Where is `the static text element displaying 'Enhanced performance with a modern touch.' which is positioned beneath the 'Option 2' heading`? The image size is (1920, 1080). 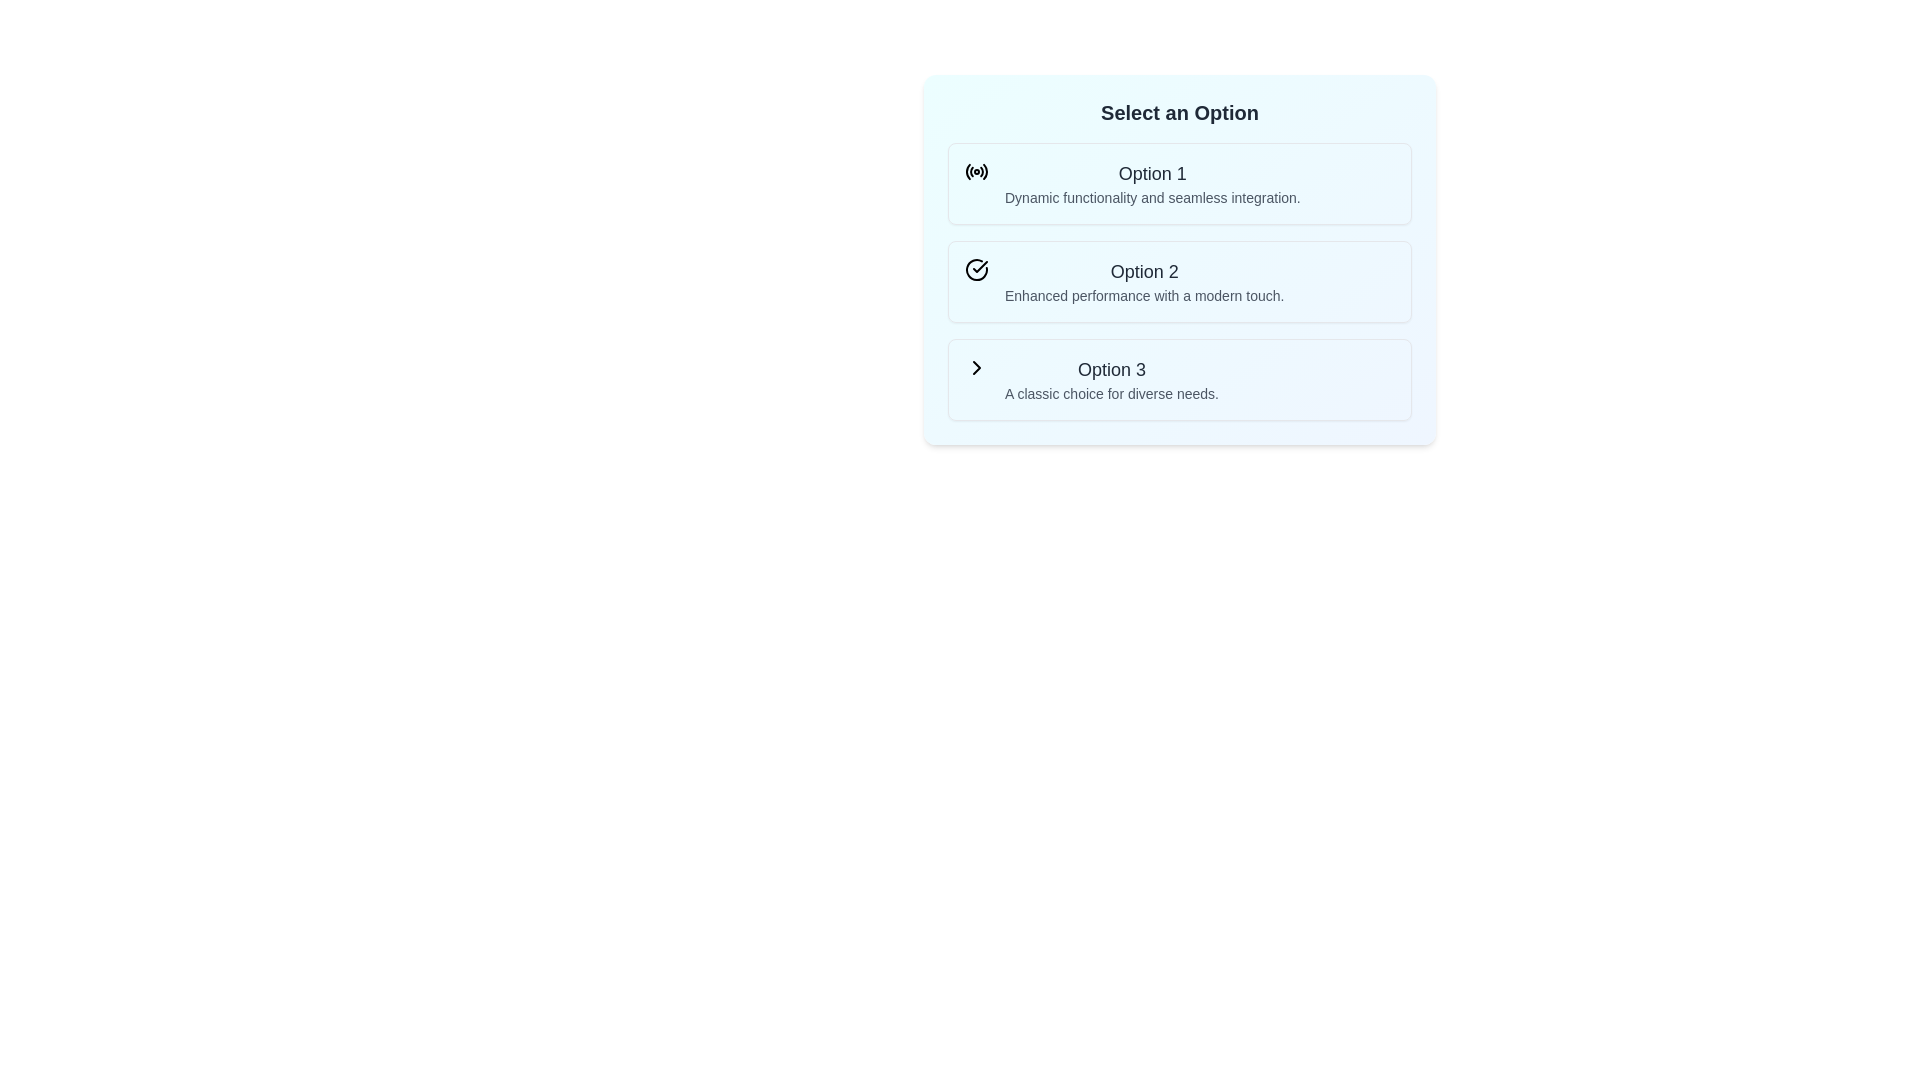
the static text element displaying 'Enhanced performance with a modern touch.' which is positioned beneath the 'Option 2' heading is located at coordinates (1144, 296).